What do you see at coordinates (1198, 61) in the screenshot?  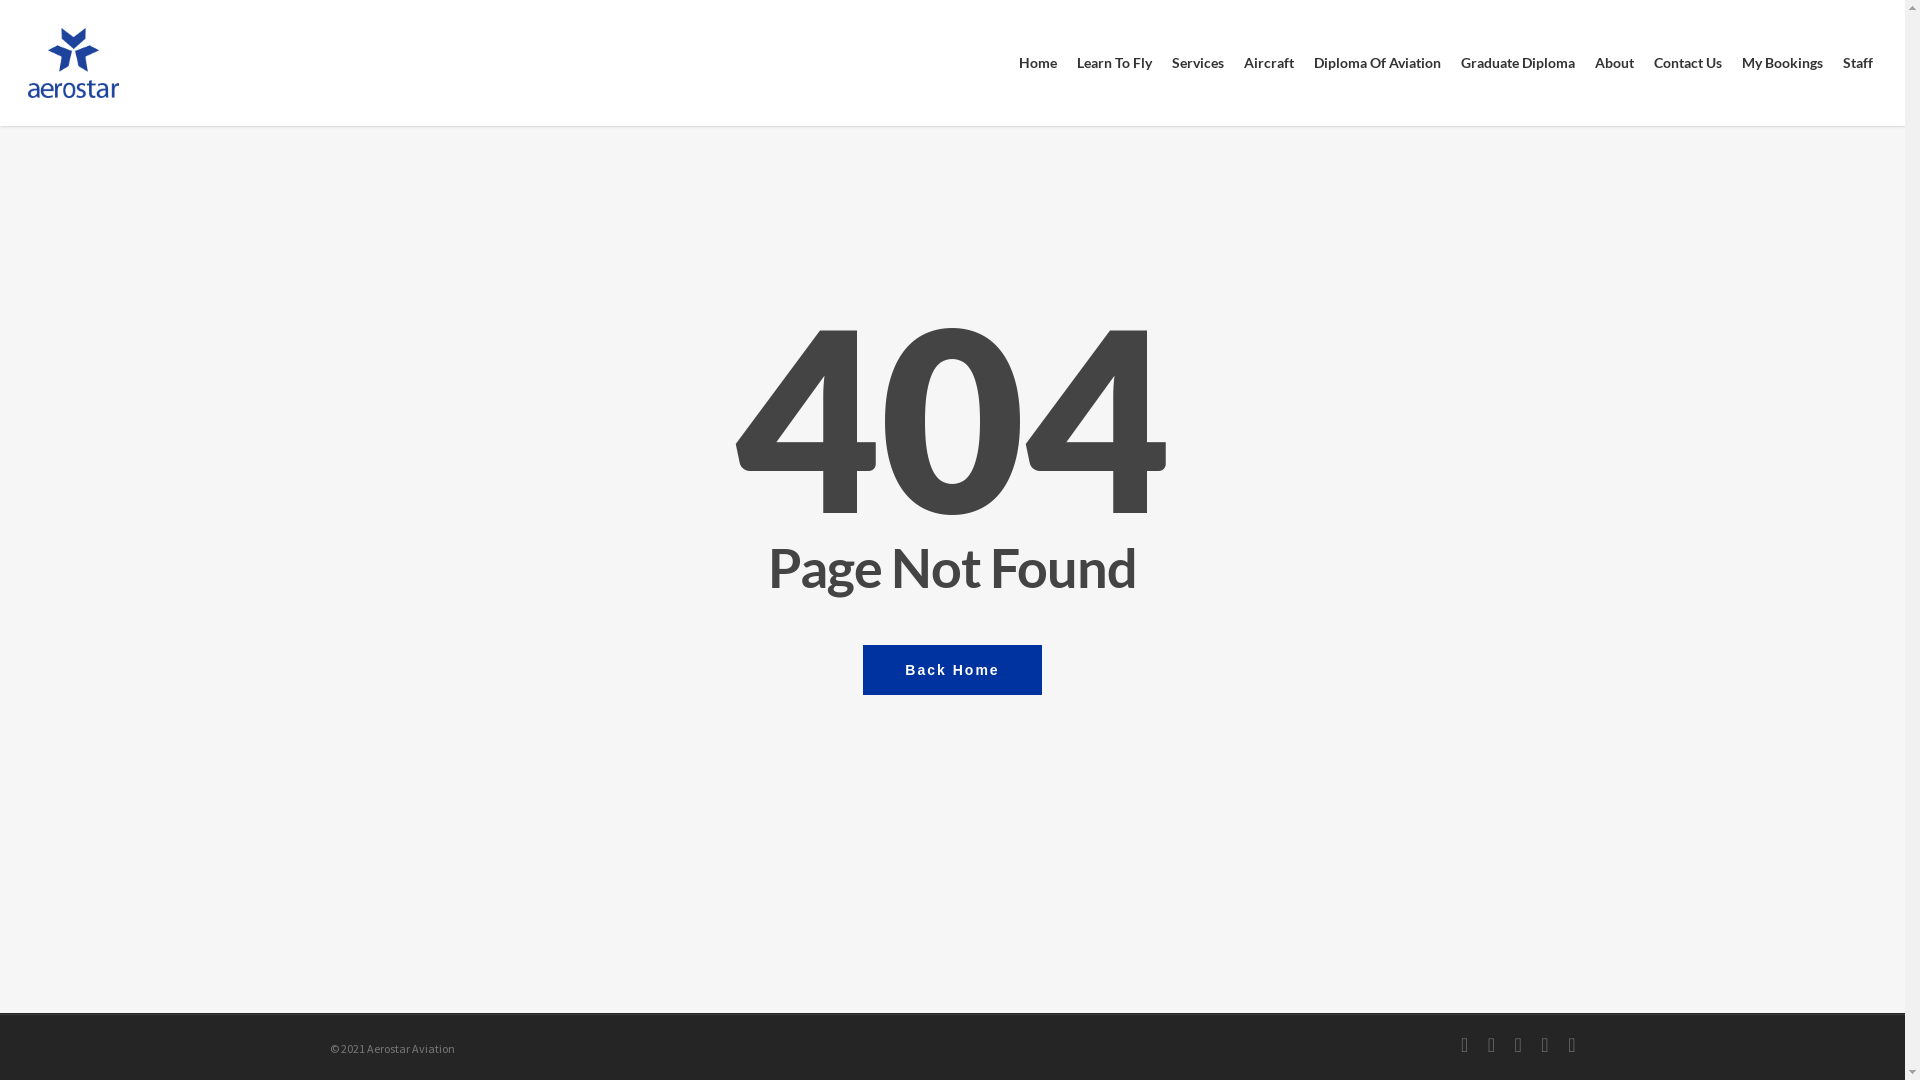 I see `'Services'` at bounding box center [1198, 61].